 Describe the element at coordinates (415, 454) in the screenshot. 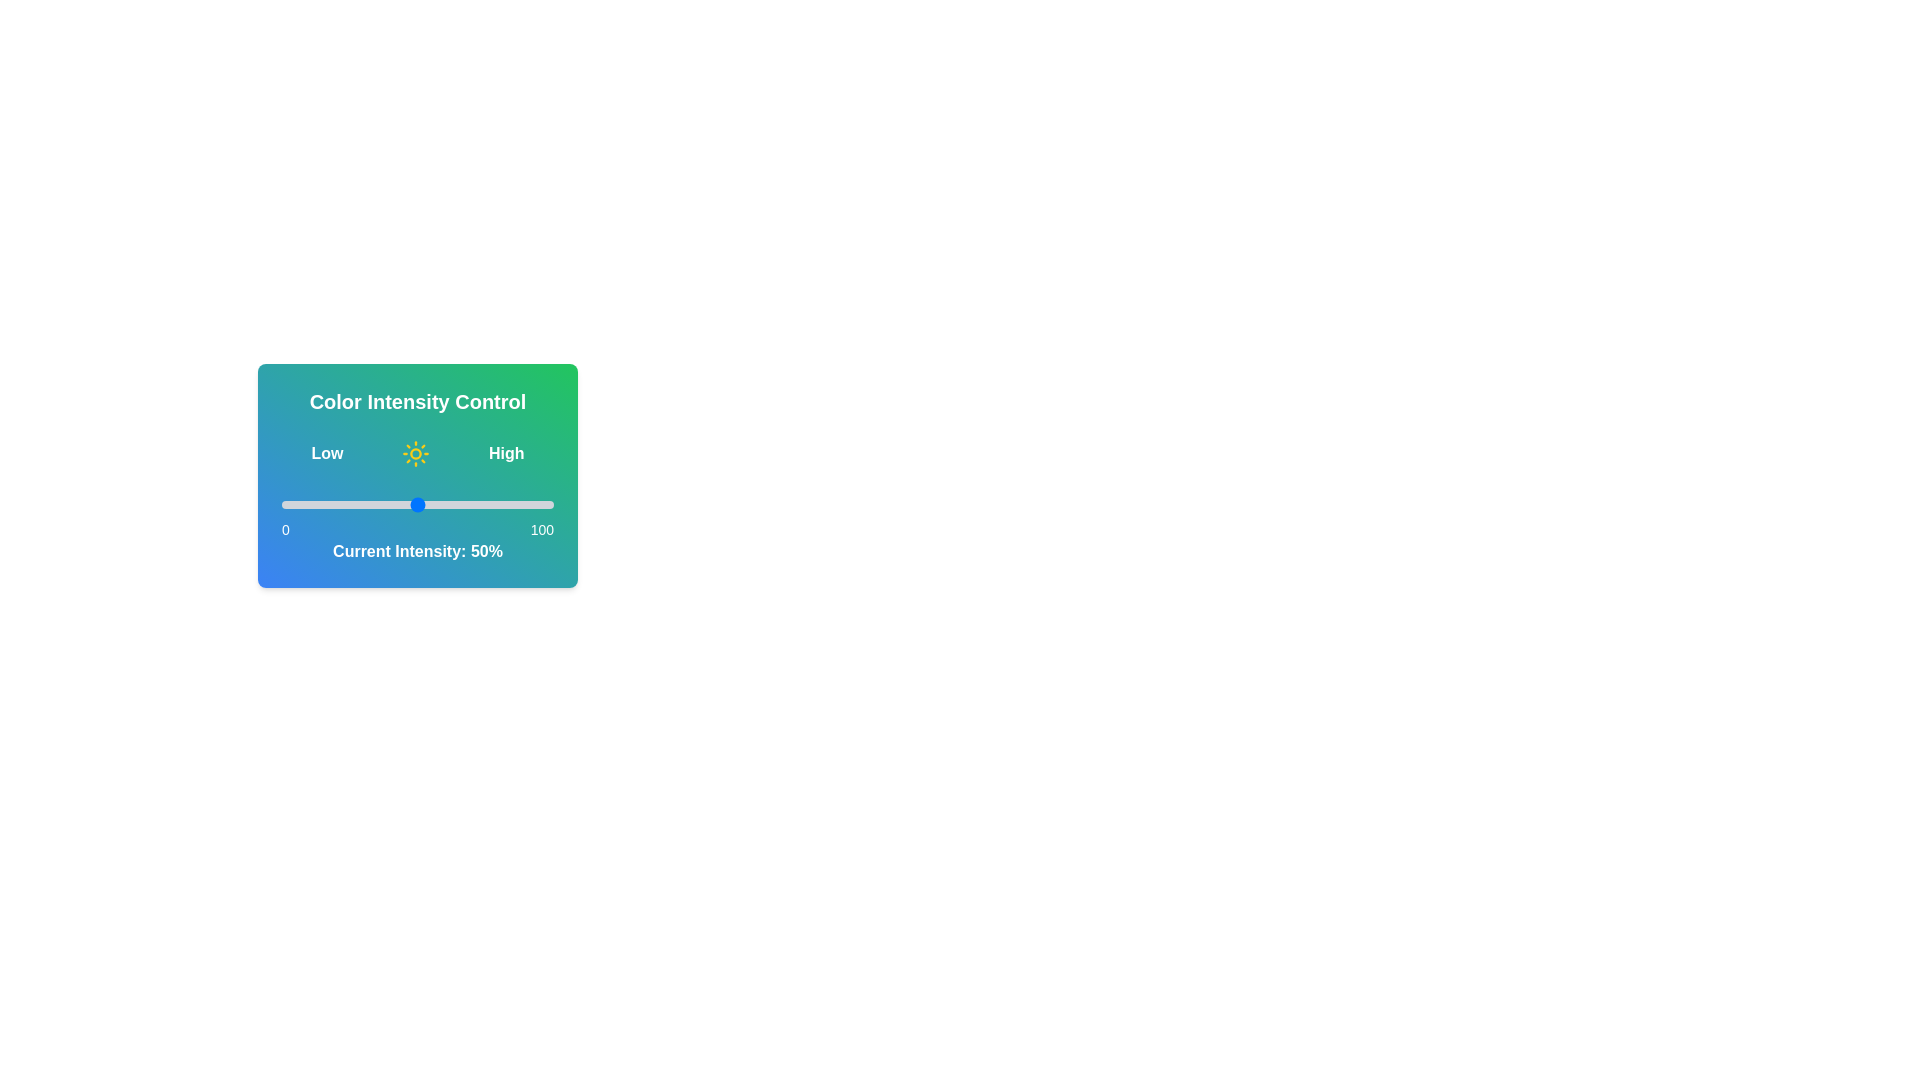

I see `the sun icon in the 'Color Intensity Control' section that indicates brightness or light intensity` at that location.